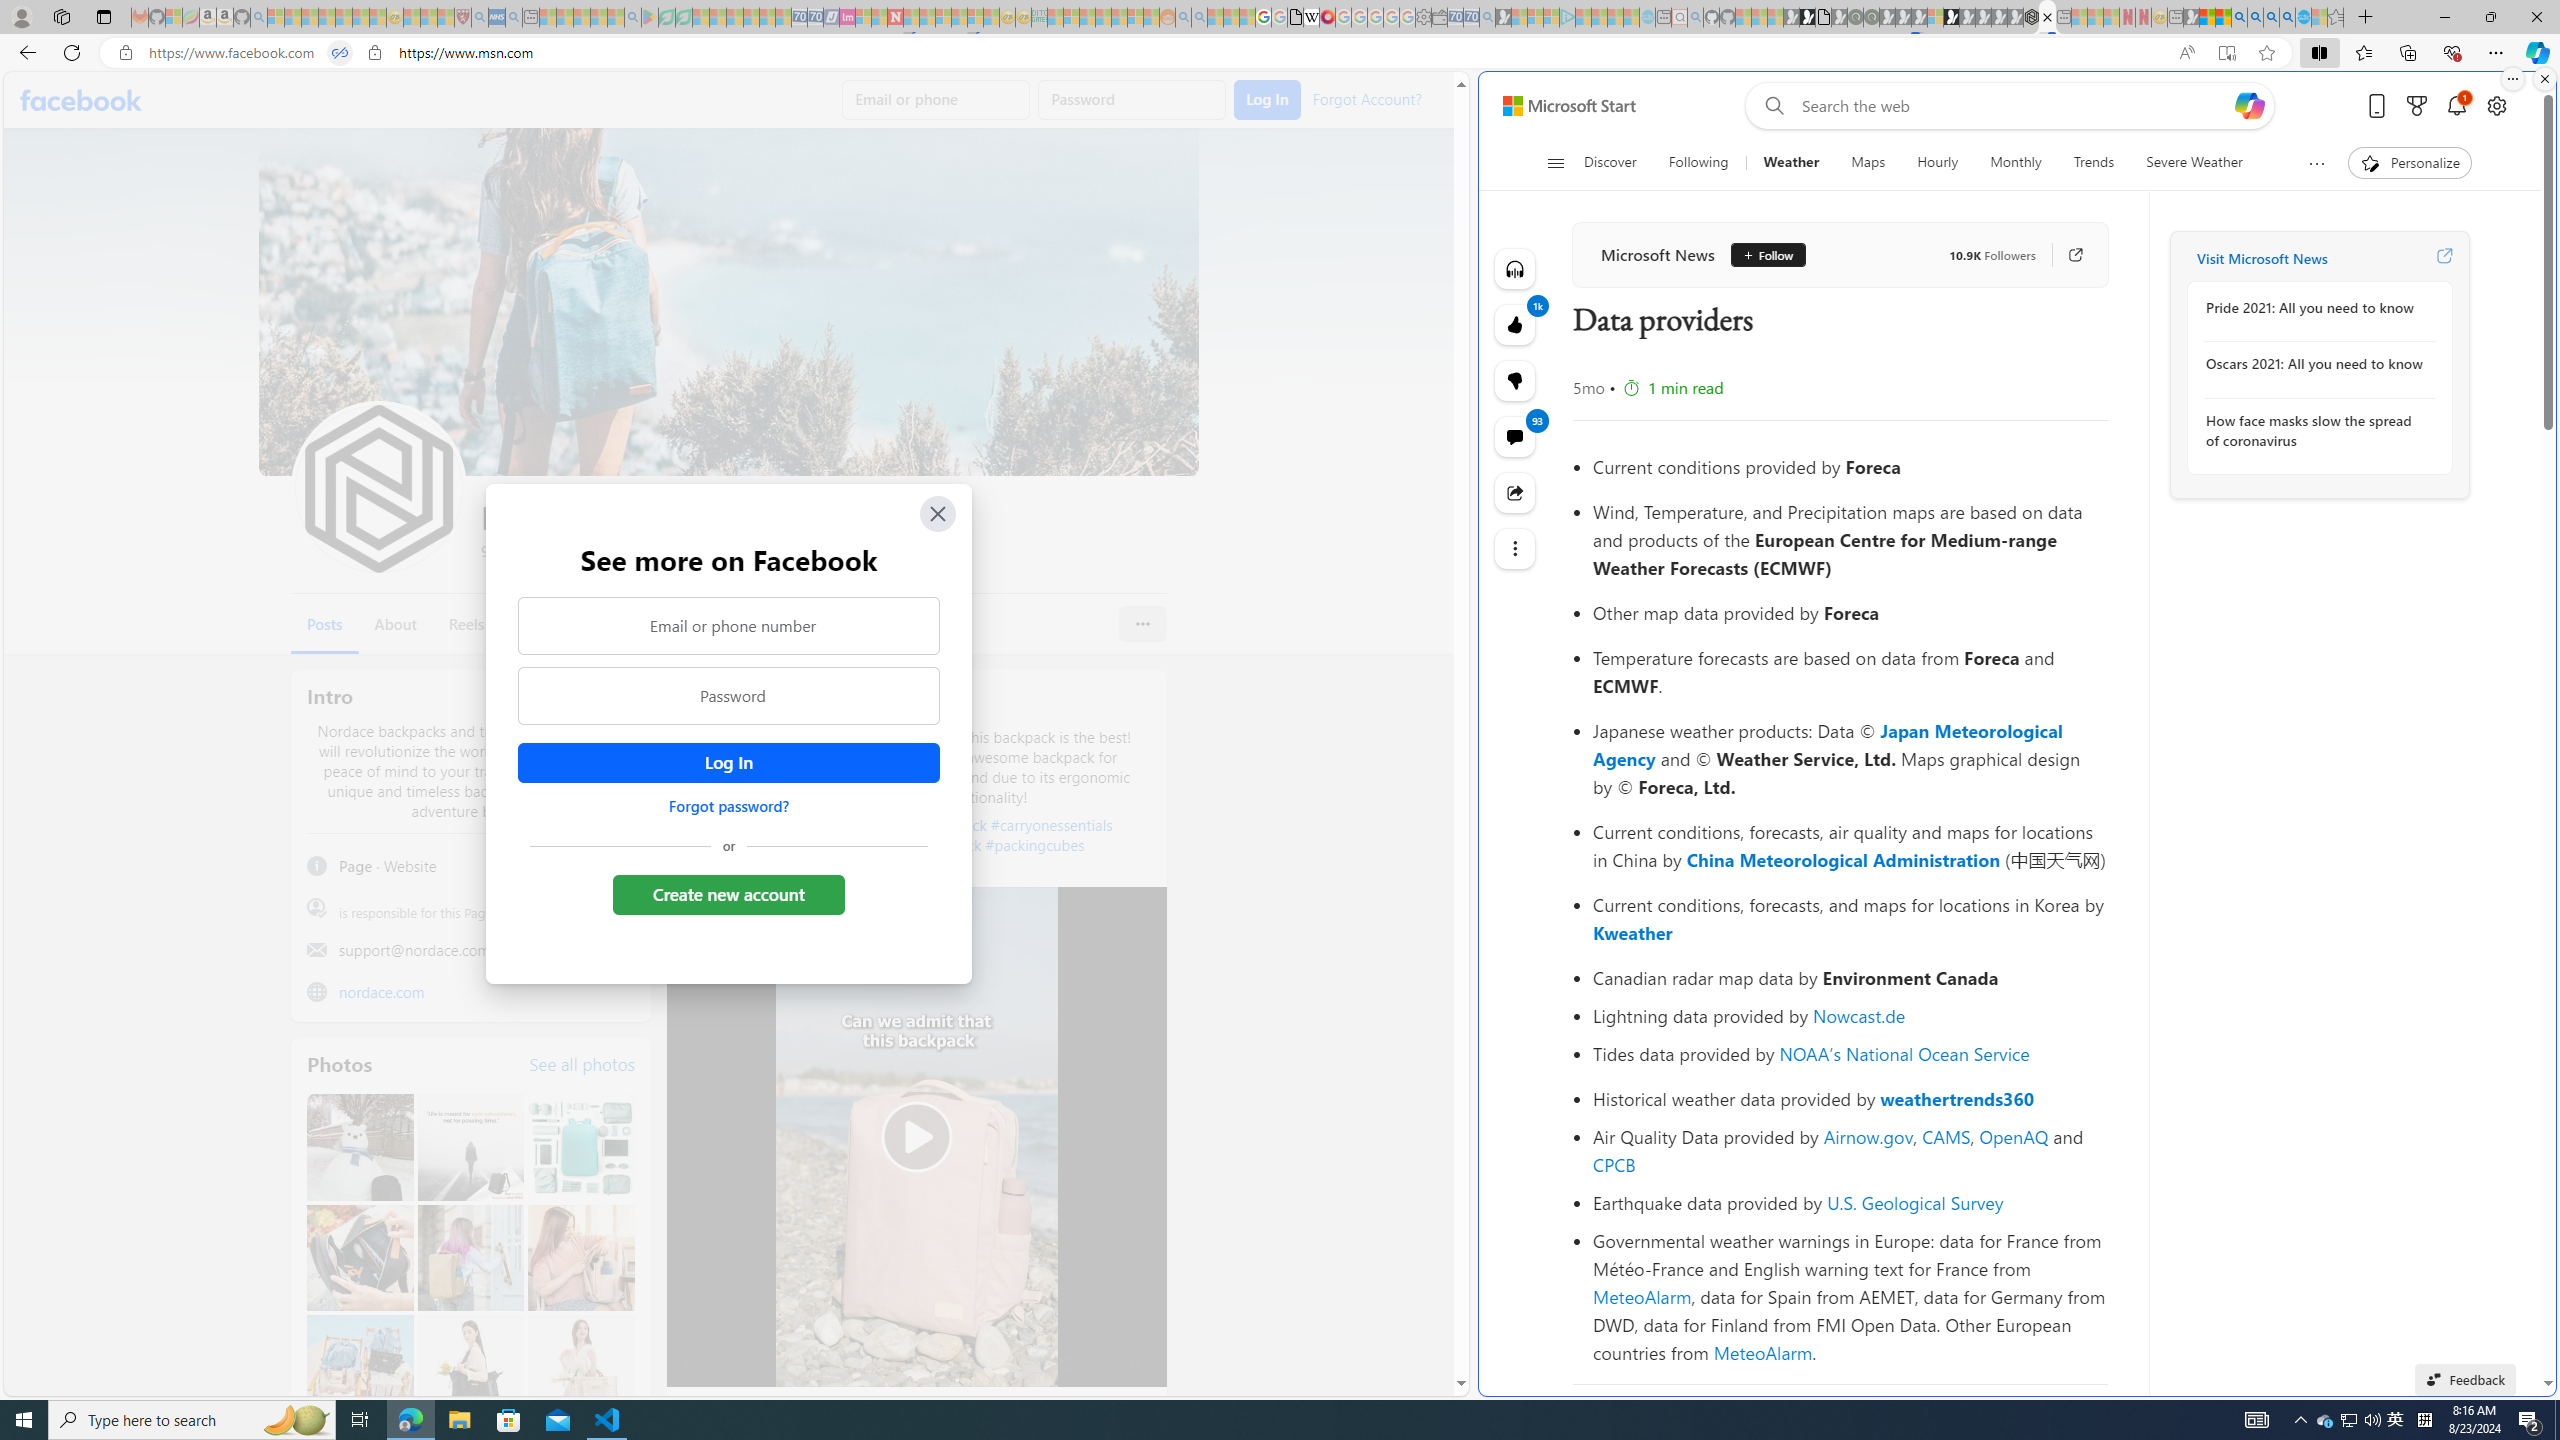 This screenshot has height=1440, width=2560. What do you see at coordinates (1935, 16) in the screenshot?
I see `'Sign in to your account - Sleeping'` at bounding box center [1935, 16].